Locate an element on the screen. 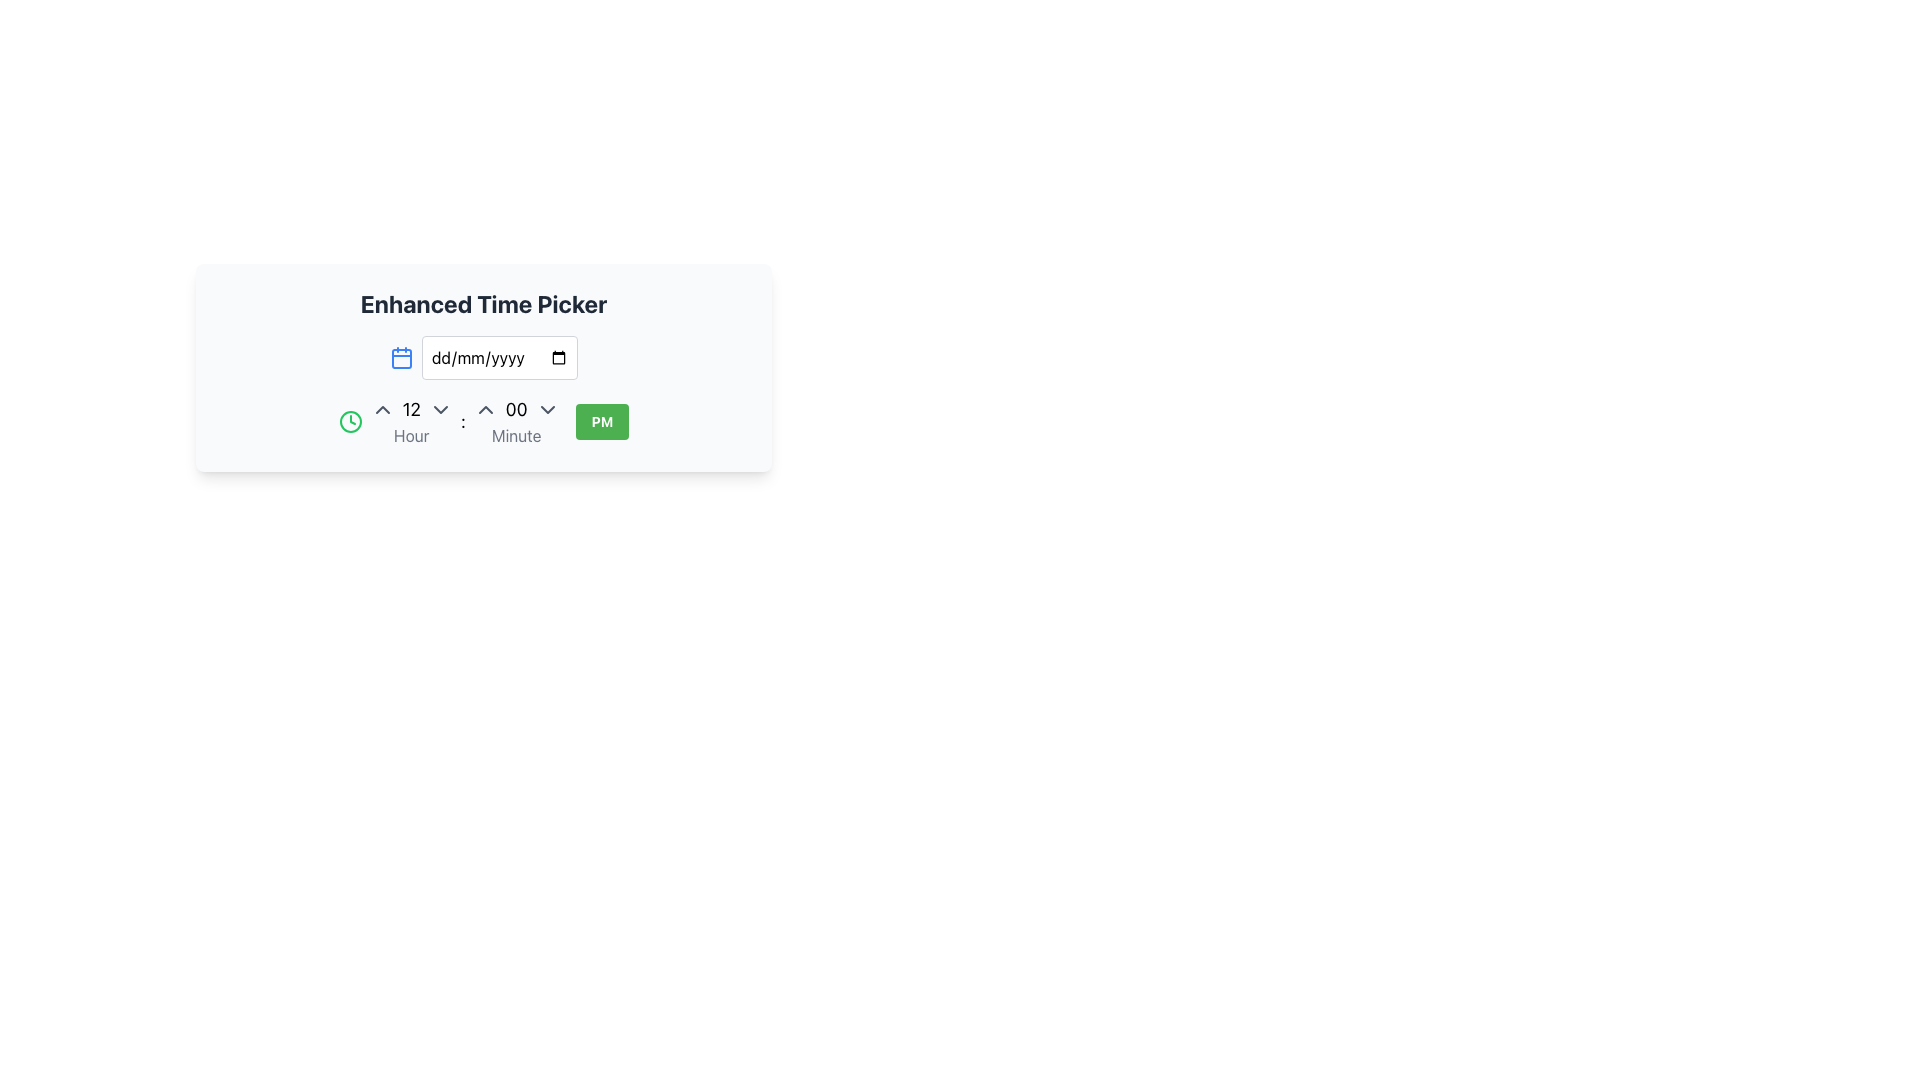 This screenshot has height=1080, width=1920. the static text display showing the number '12', which is positioned between a downward arrow and another UI component, directly beneath the label 'Hour' is located at coordinates (410, 408).